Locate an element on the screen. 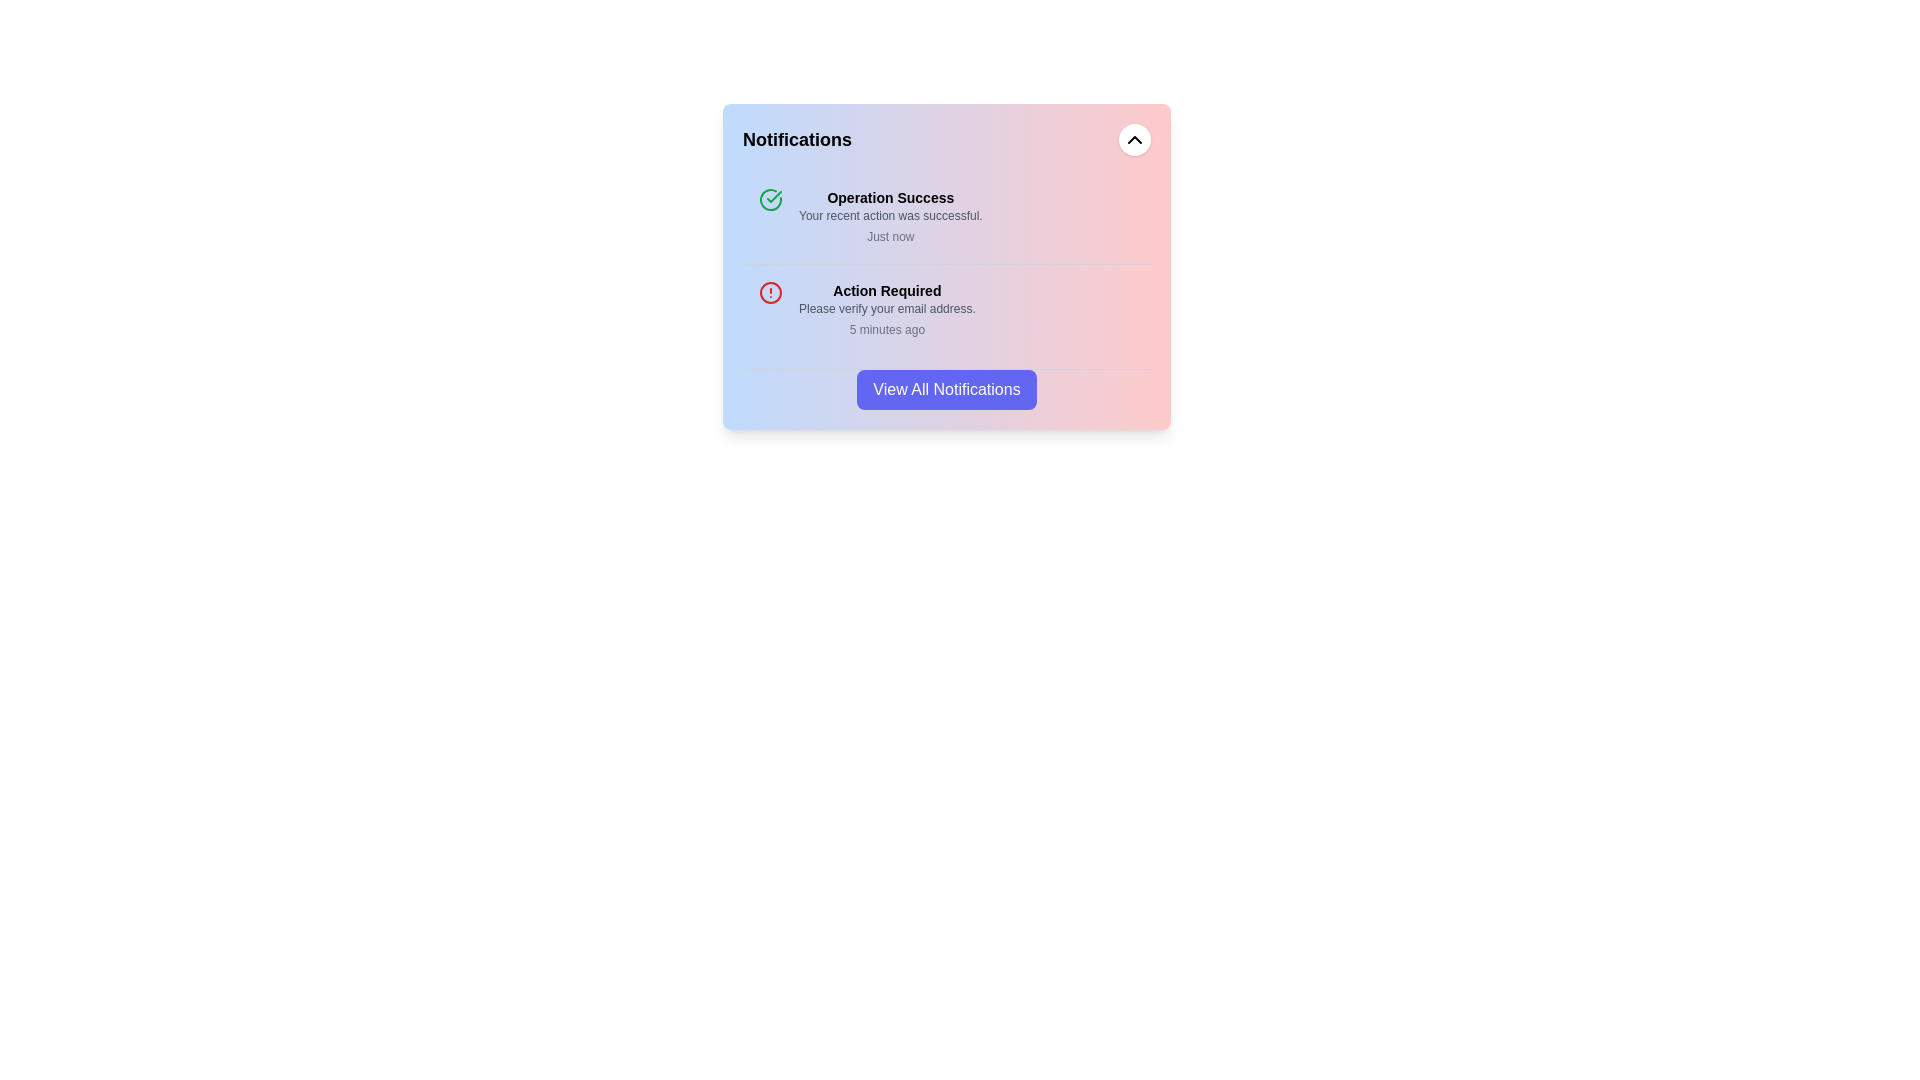 Image resolution: width=1920 pixels, height=1080 pixels. the text label displaying 'Operation Success' in bold font, located in the notification card with a gradient background is located at coordinates (889, 197).